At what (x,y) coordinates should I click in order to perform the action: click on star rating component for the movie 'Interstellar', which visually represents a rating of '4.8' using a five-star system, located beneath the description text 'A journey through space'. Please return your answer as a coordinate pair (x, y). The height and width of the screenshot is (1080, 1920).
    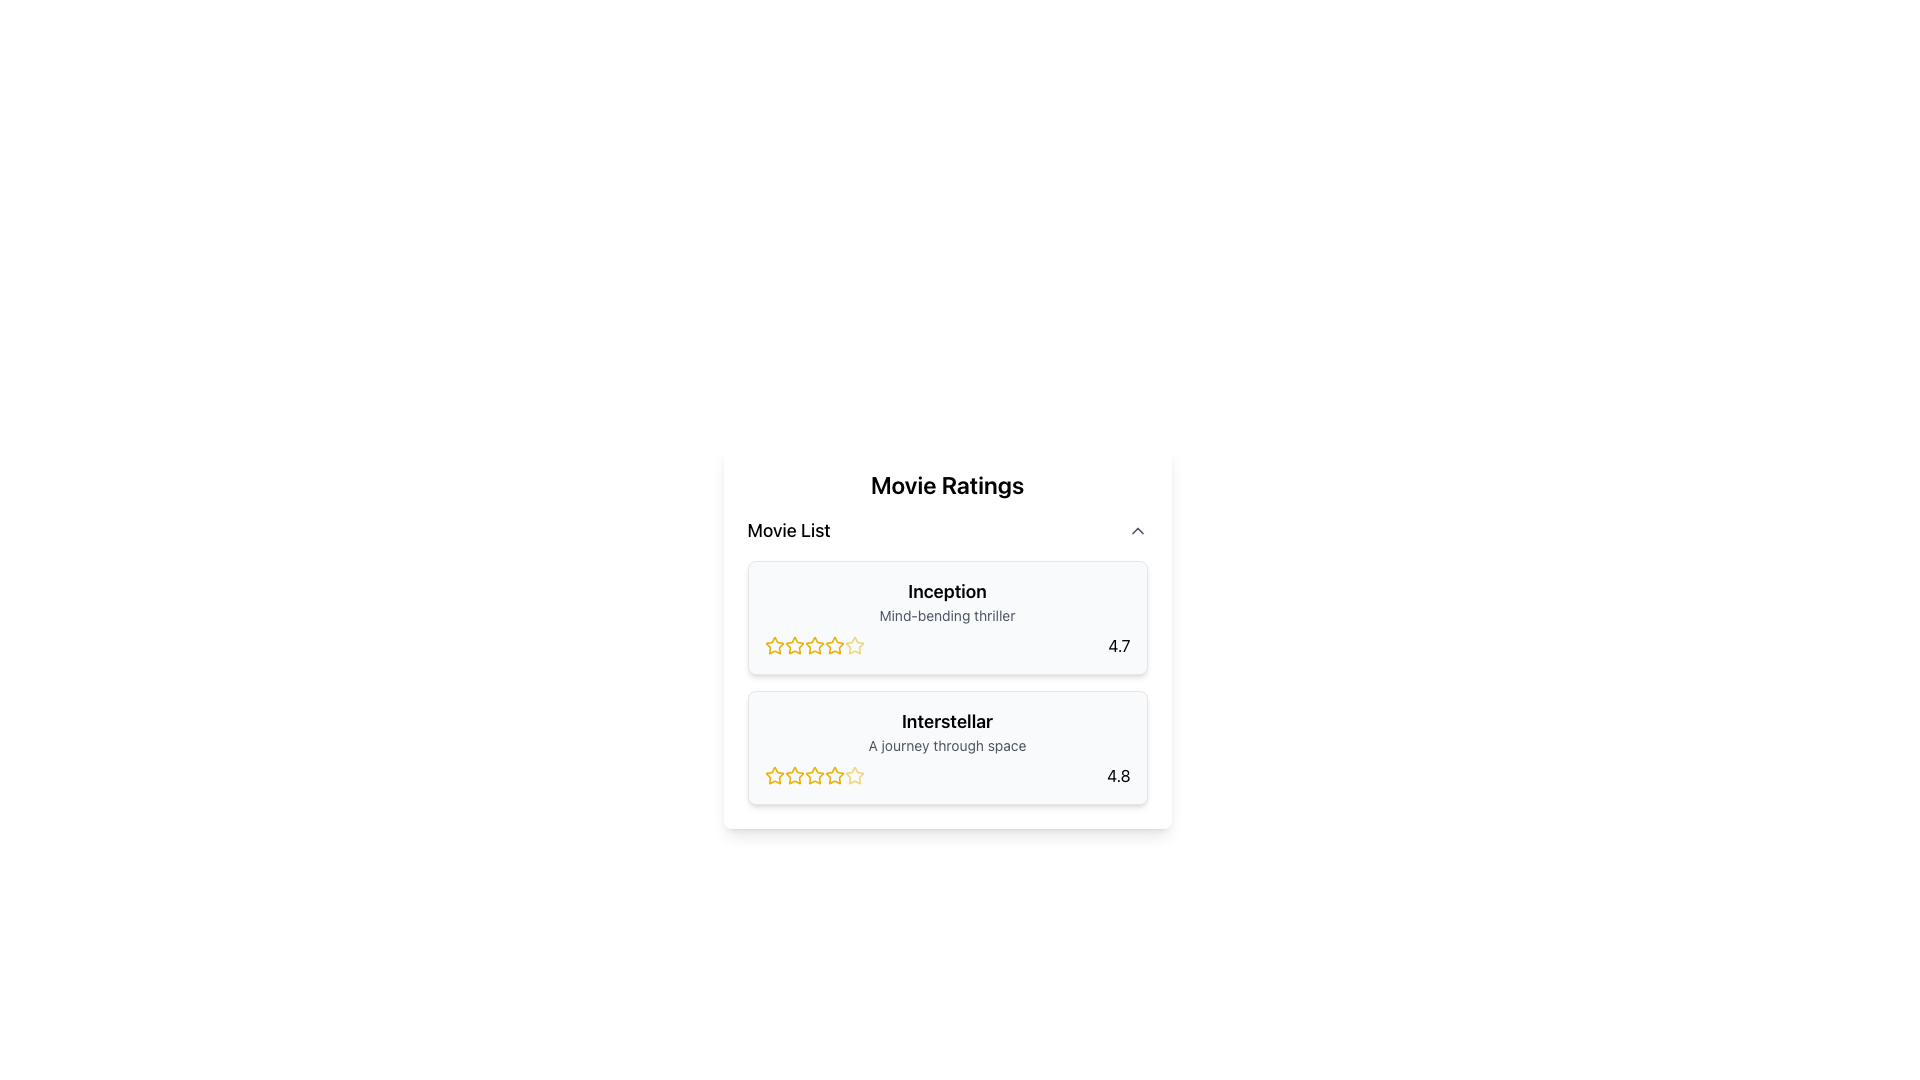
    Looking at the image, I should click on (946, 774).